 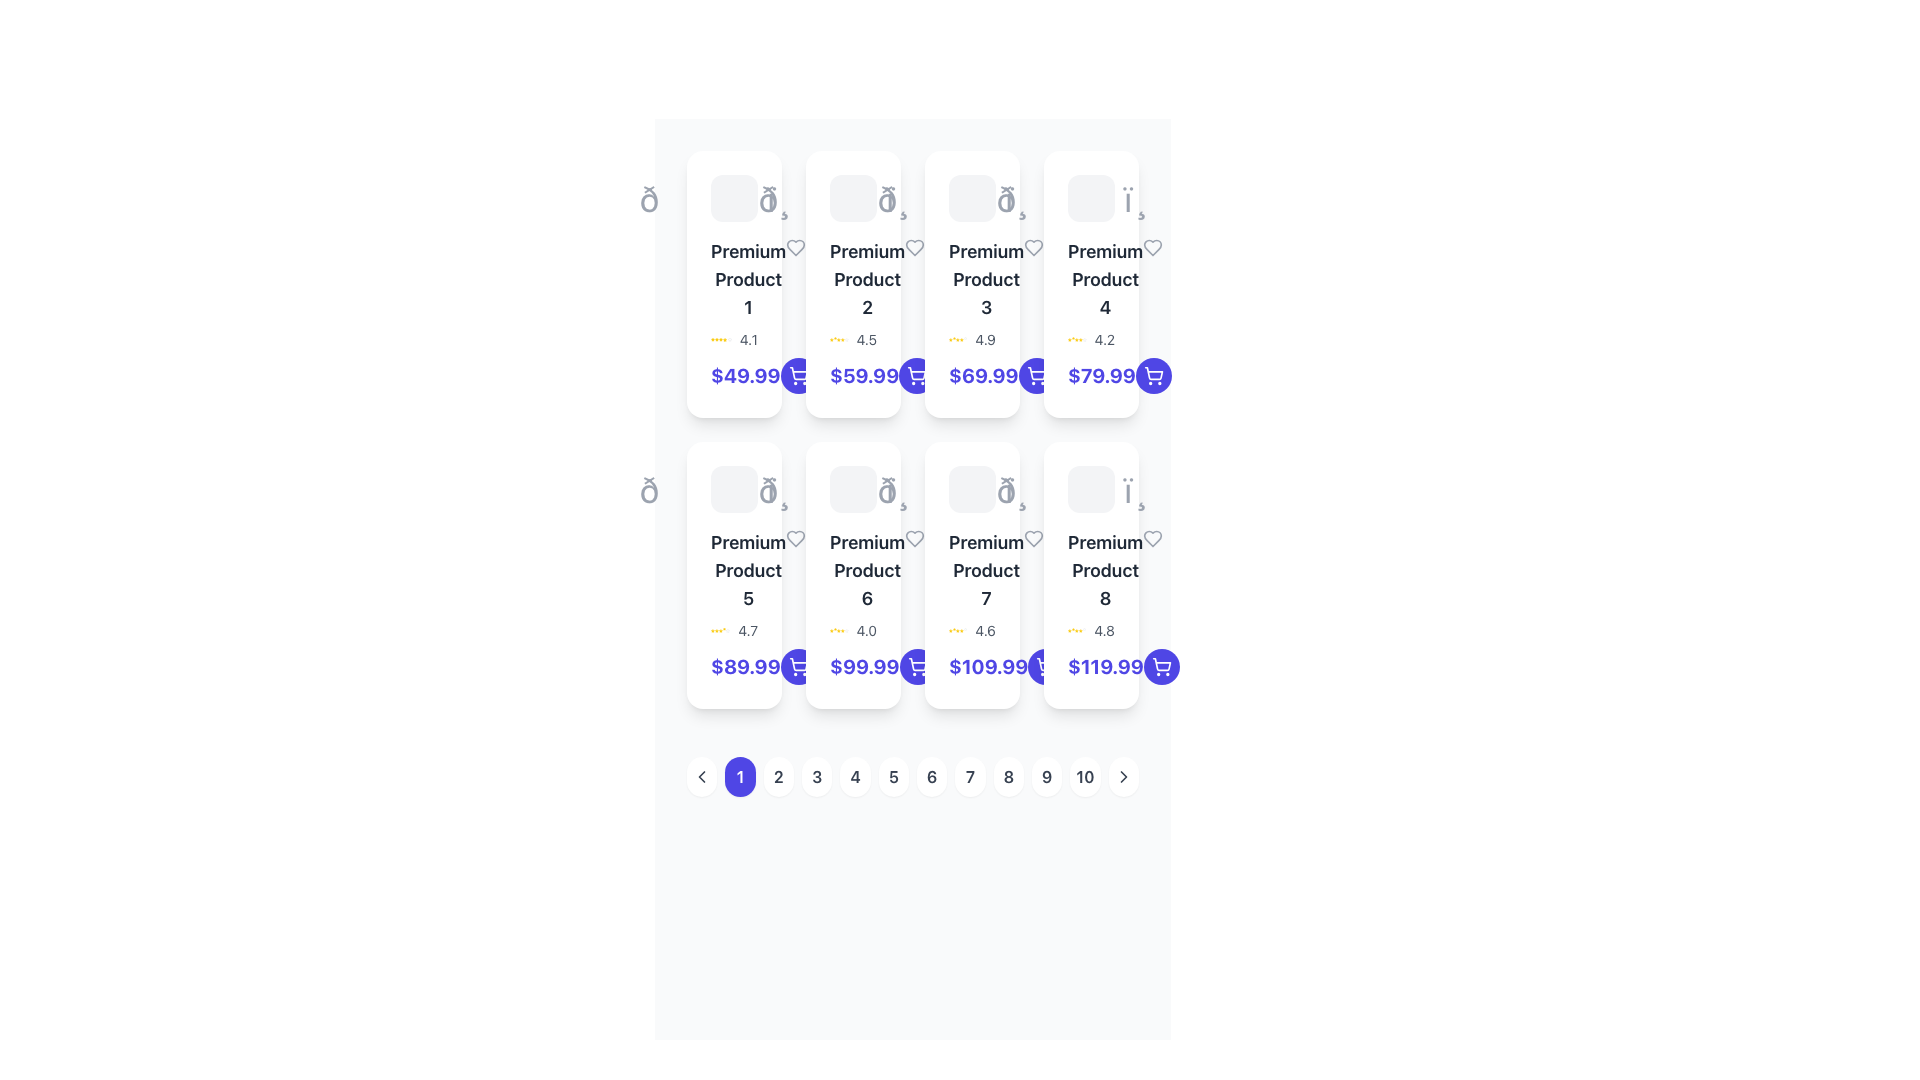 What do you see at coordinates (744, 667) in the screenshot?
I see `the price display showing '$89.99' within the 'Premium Product 5' card` at bounding box center [744, 667].